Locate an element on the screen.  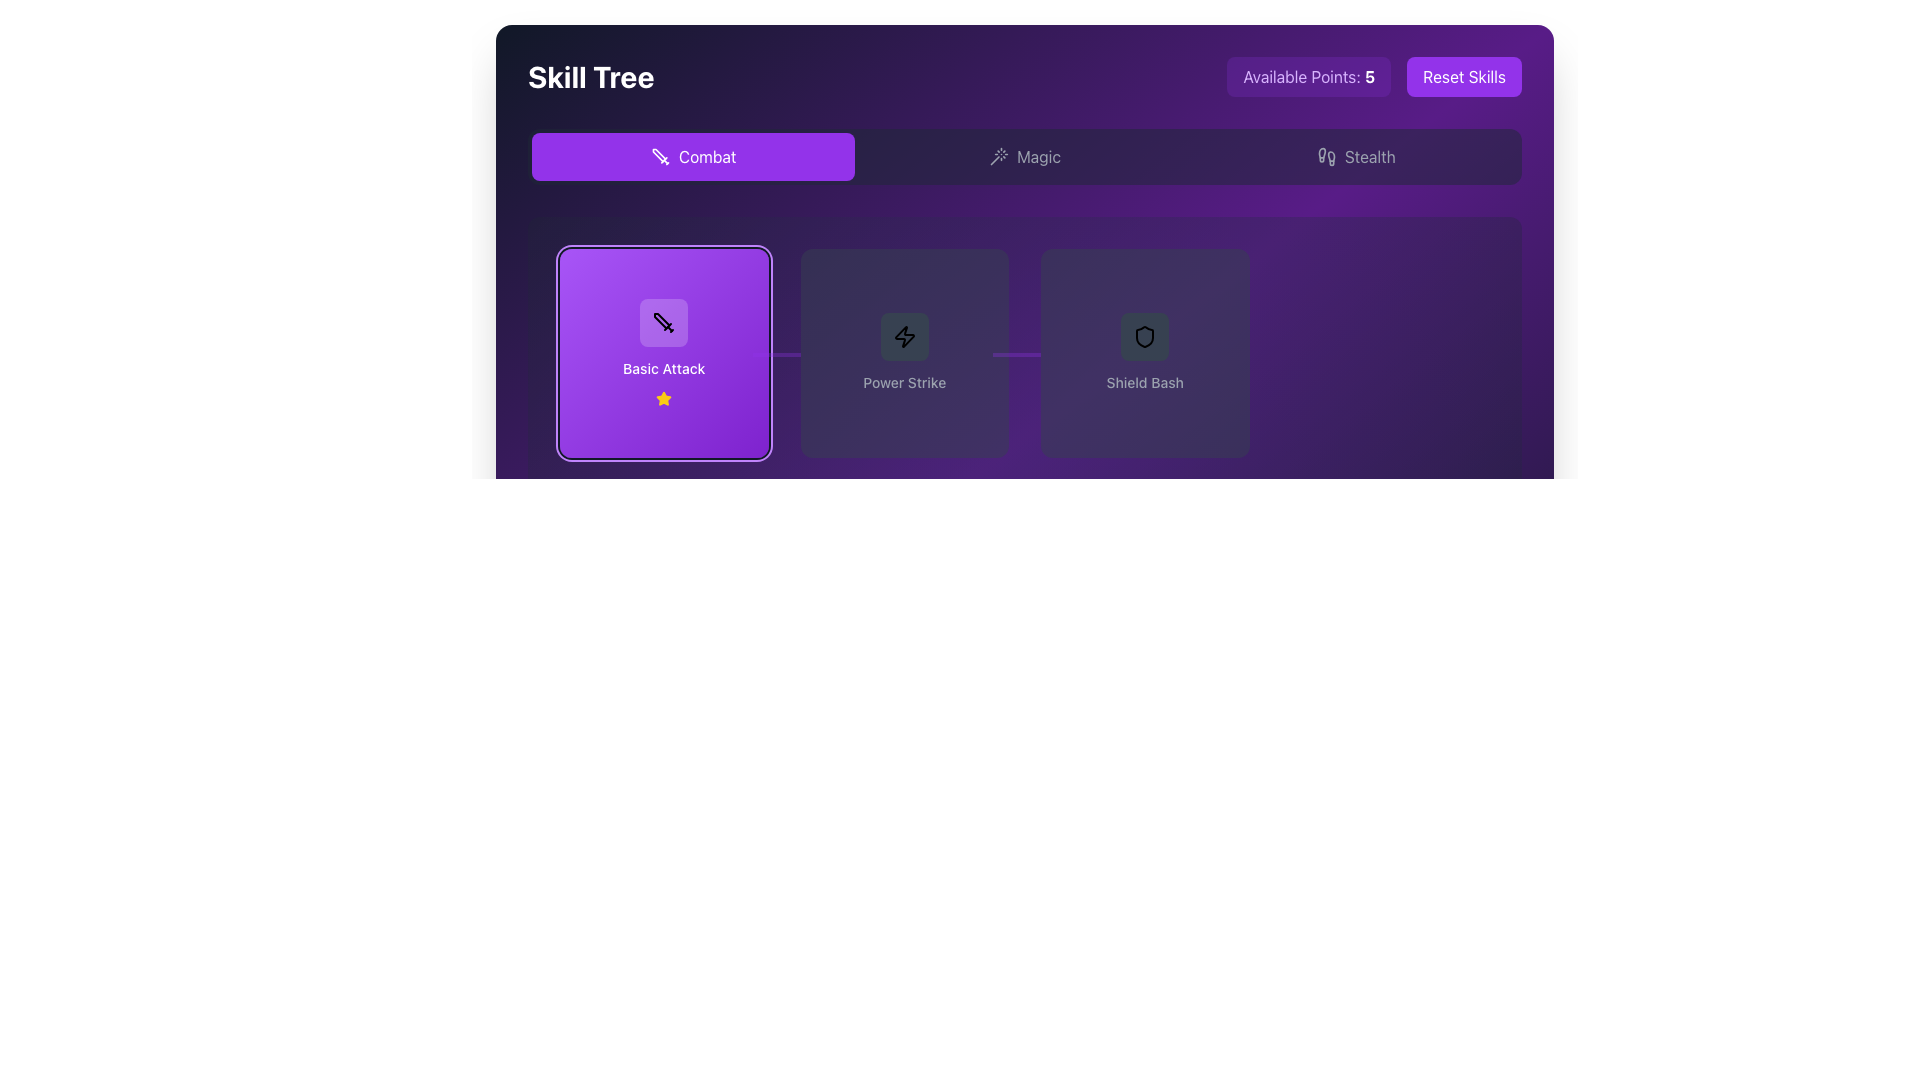
the basic attack skill icon located within the highlighted purple box labeled 'Basic Attack' in the skill tree interface is located at coordinates (664, 322).